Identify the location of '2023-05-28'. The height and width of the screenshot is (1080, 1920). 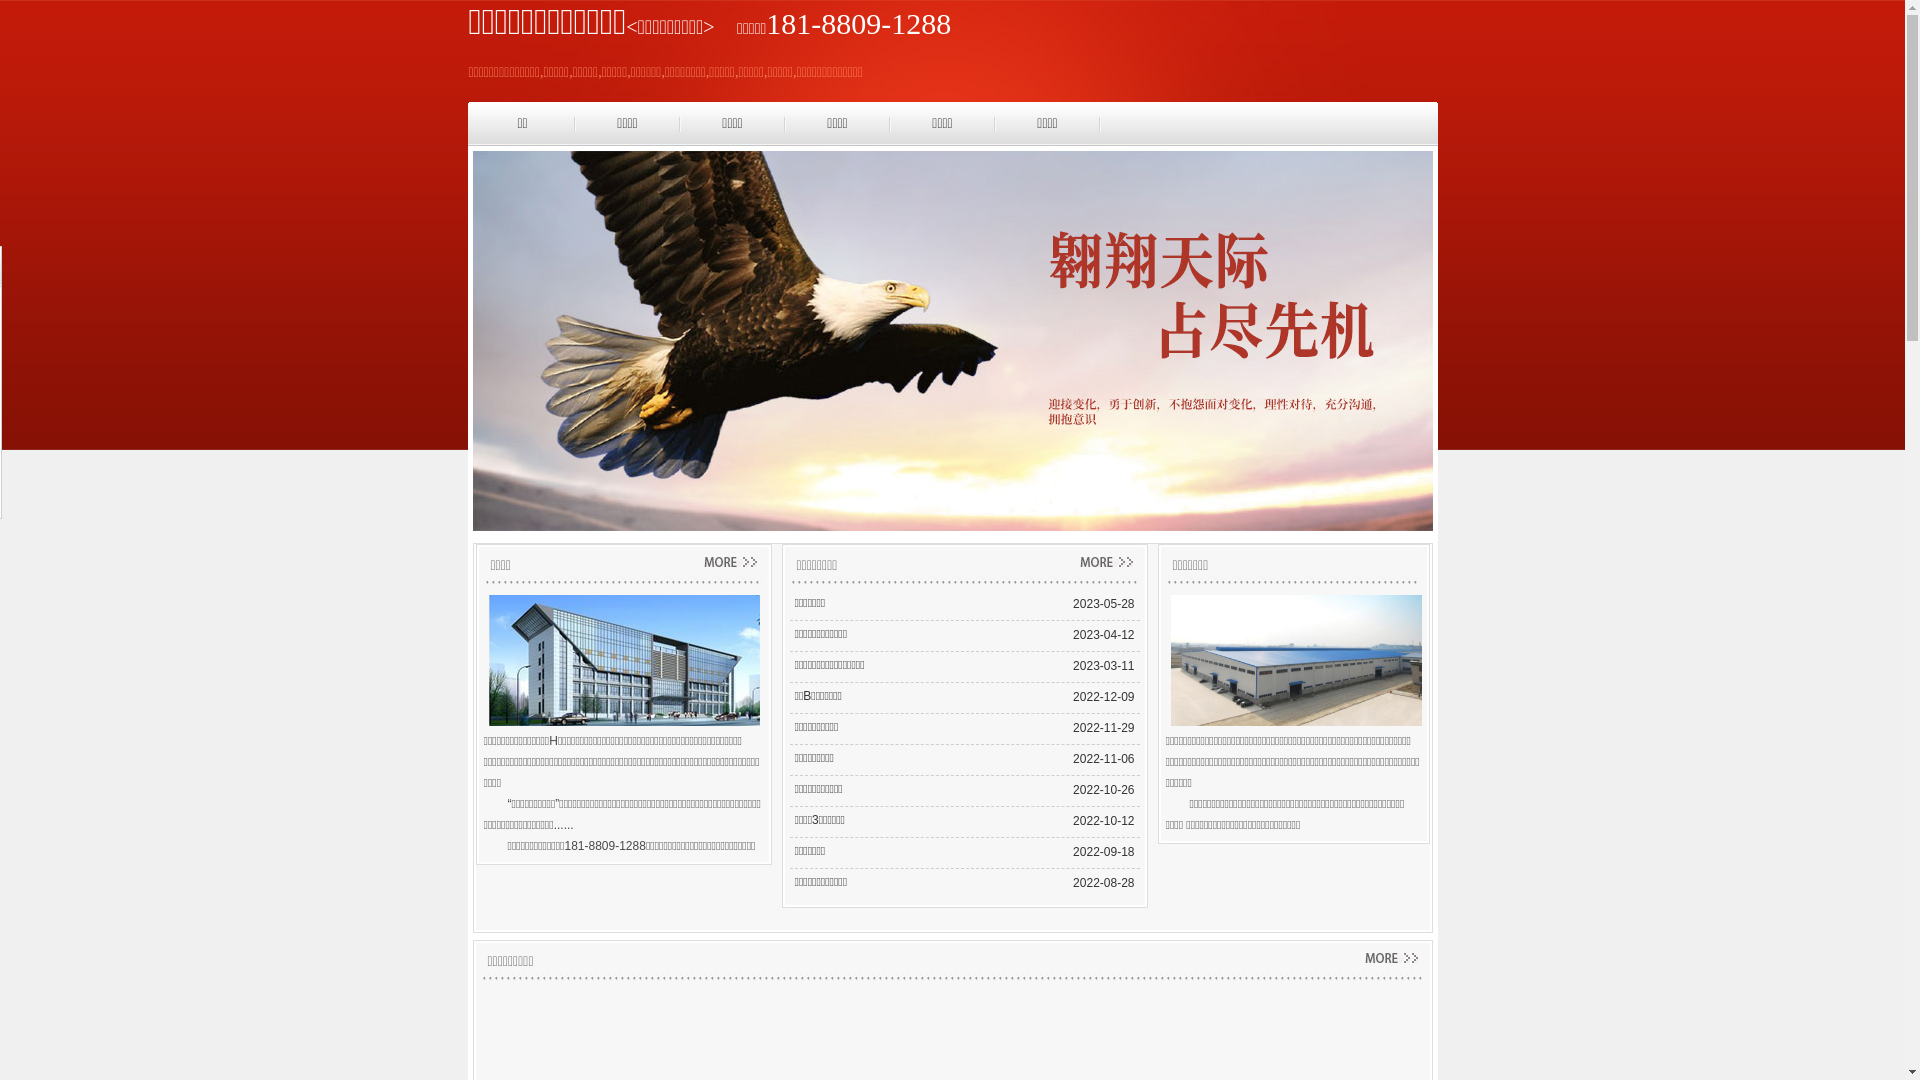
(1102, 603).